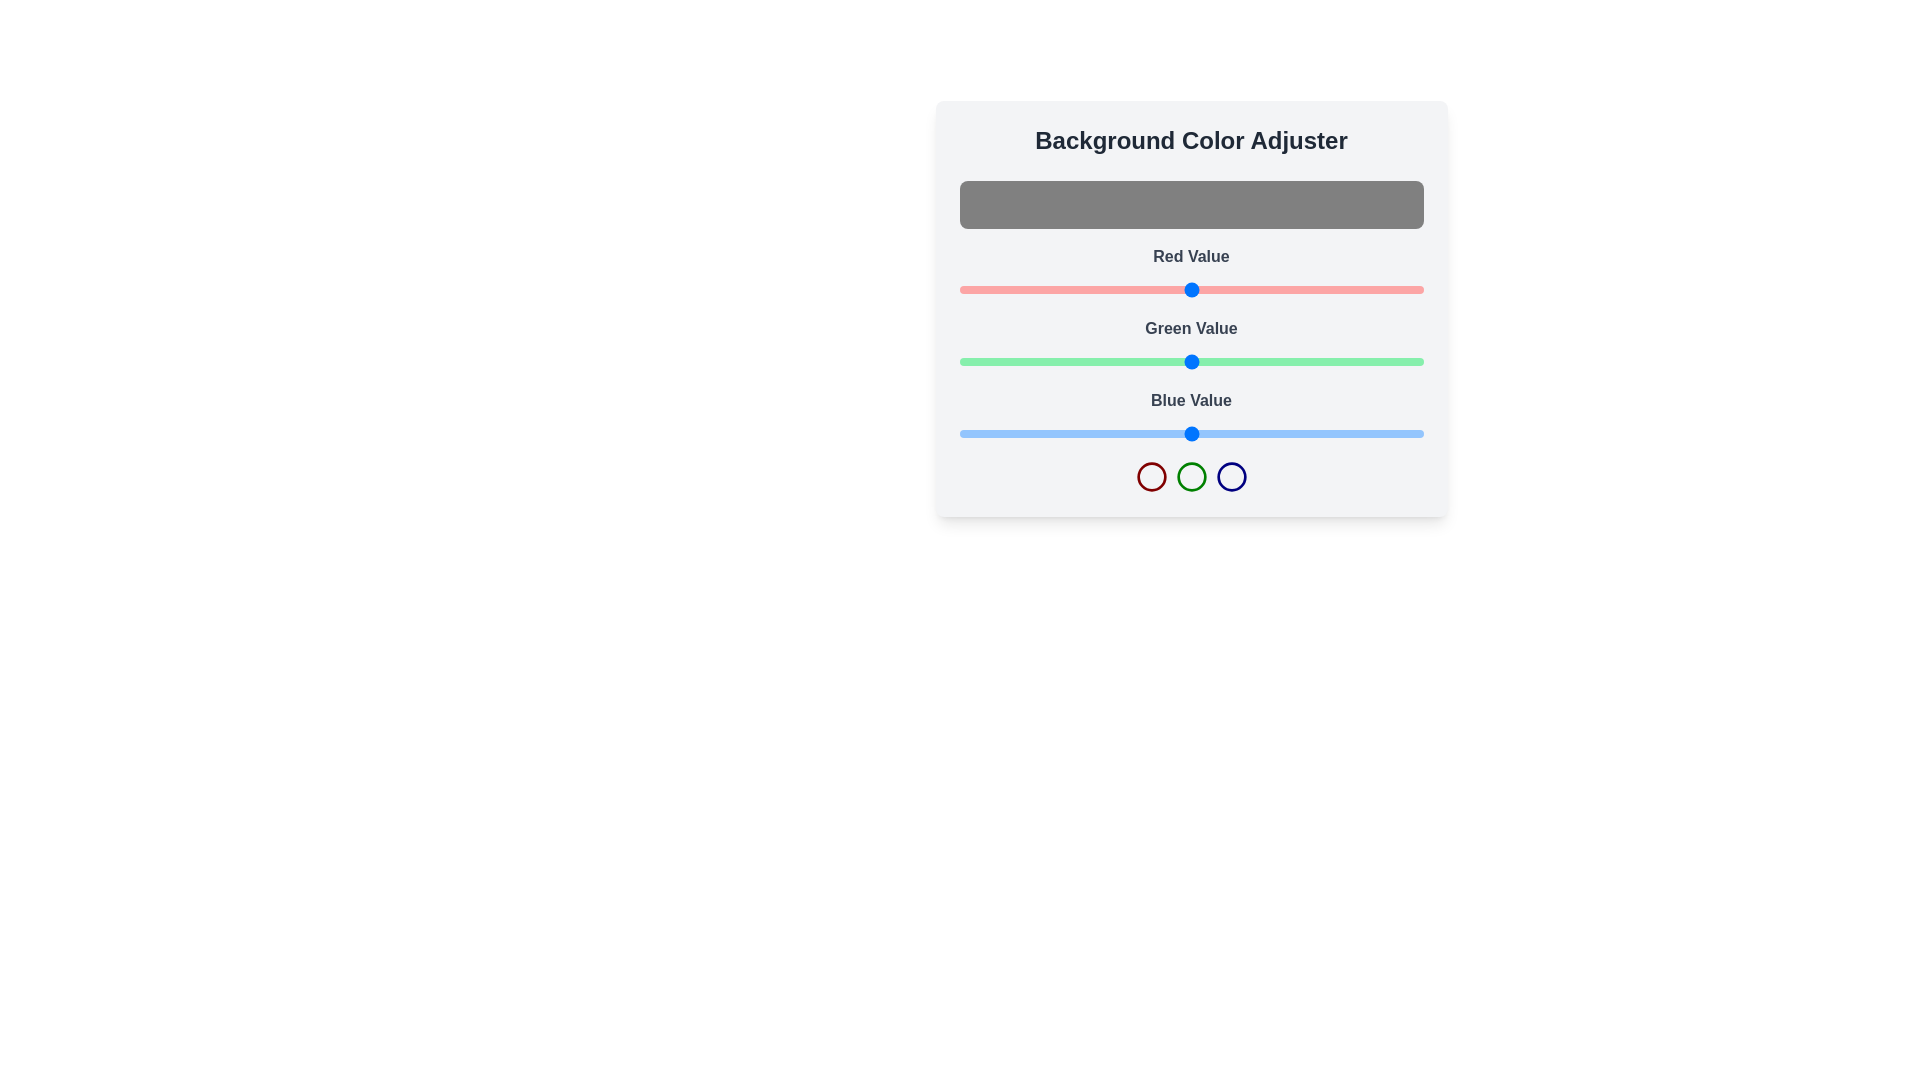 This screenshot has height=1080, width=1920. I want to click on the blue slider to set the blue value to 63, so click(1073, 433).